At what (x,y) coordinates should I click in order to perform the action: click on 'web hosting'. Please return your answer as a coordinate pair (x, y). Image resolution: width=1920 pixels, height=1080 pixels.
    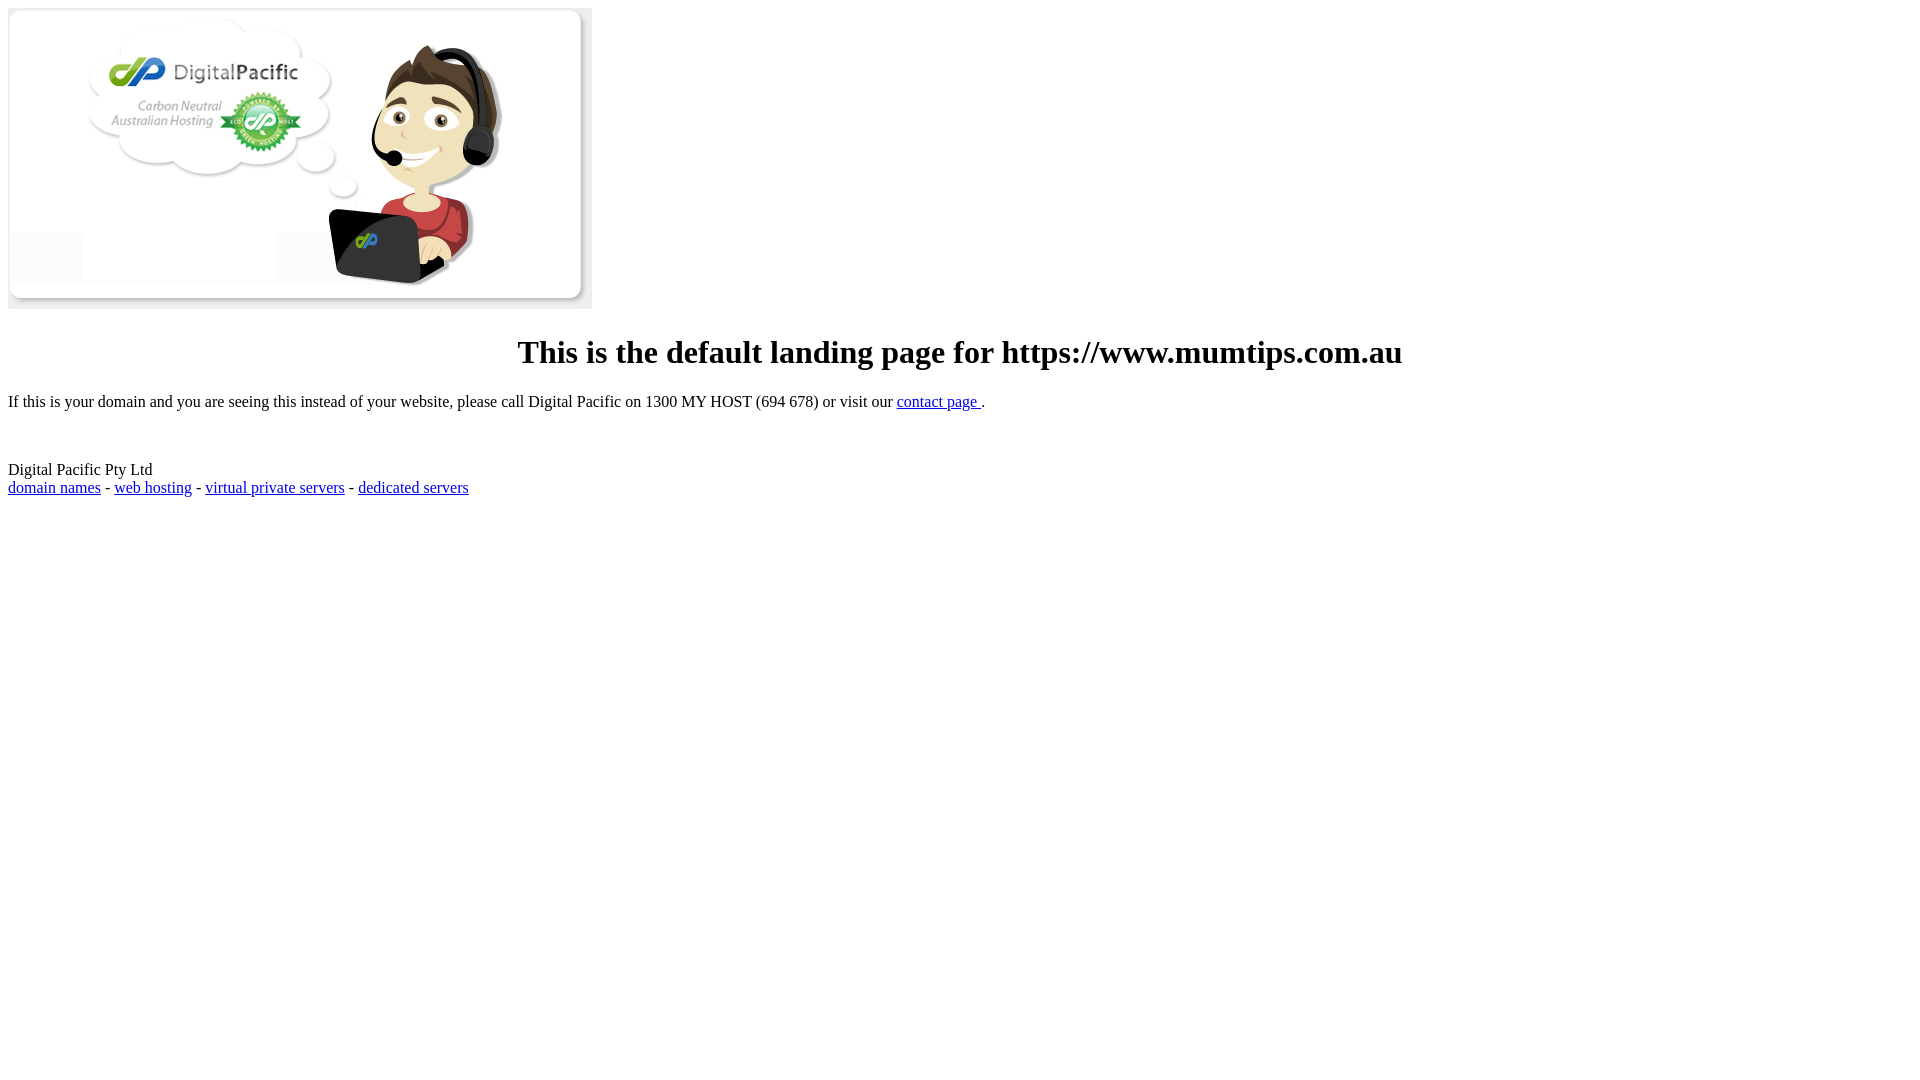
    Looking at the image, I should click on (113, 487).